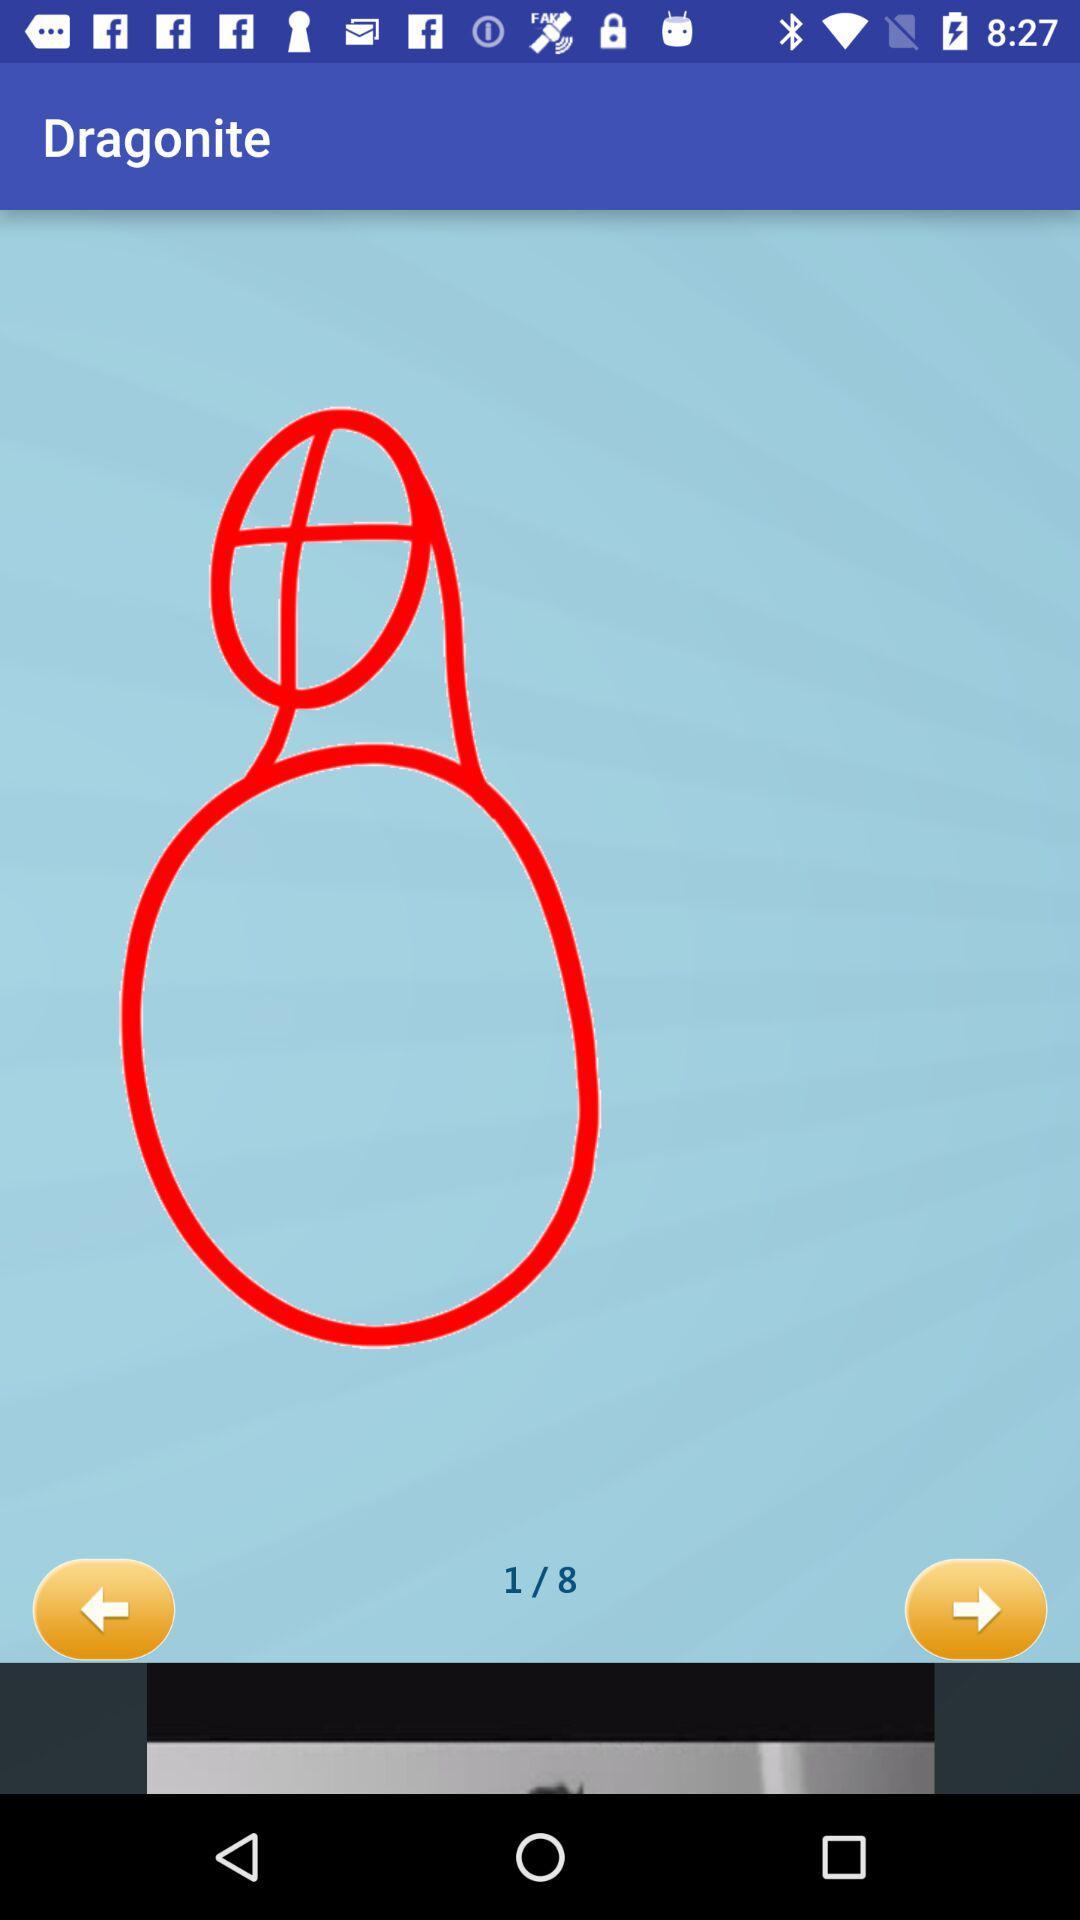  I want to click on the item at the bottom left corner, so click(103, 1610).